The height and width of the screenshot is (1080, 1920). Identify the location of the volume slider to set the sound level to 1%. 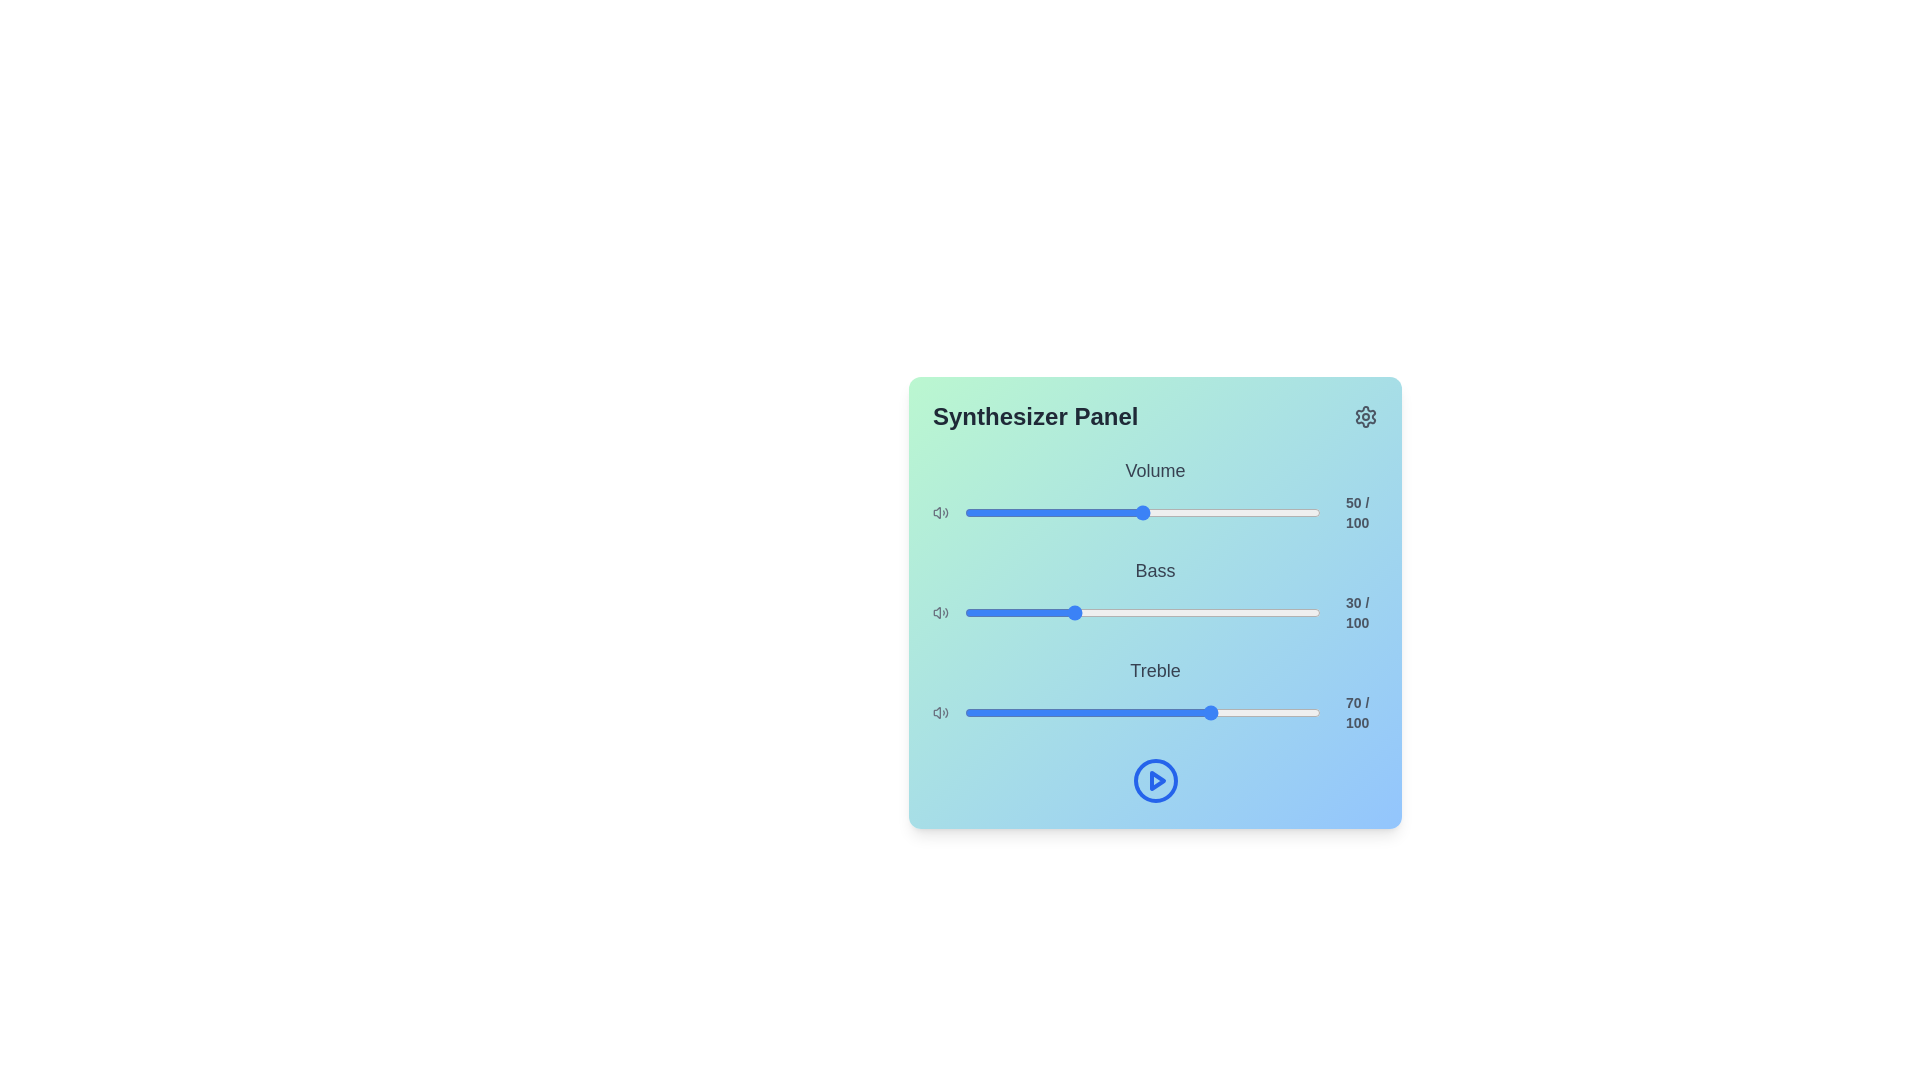
(968, 512).